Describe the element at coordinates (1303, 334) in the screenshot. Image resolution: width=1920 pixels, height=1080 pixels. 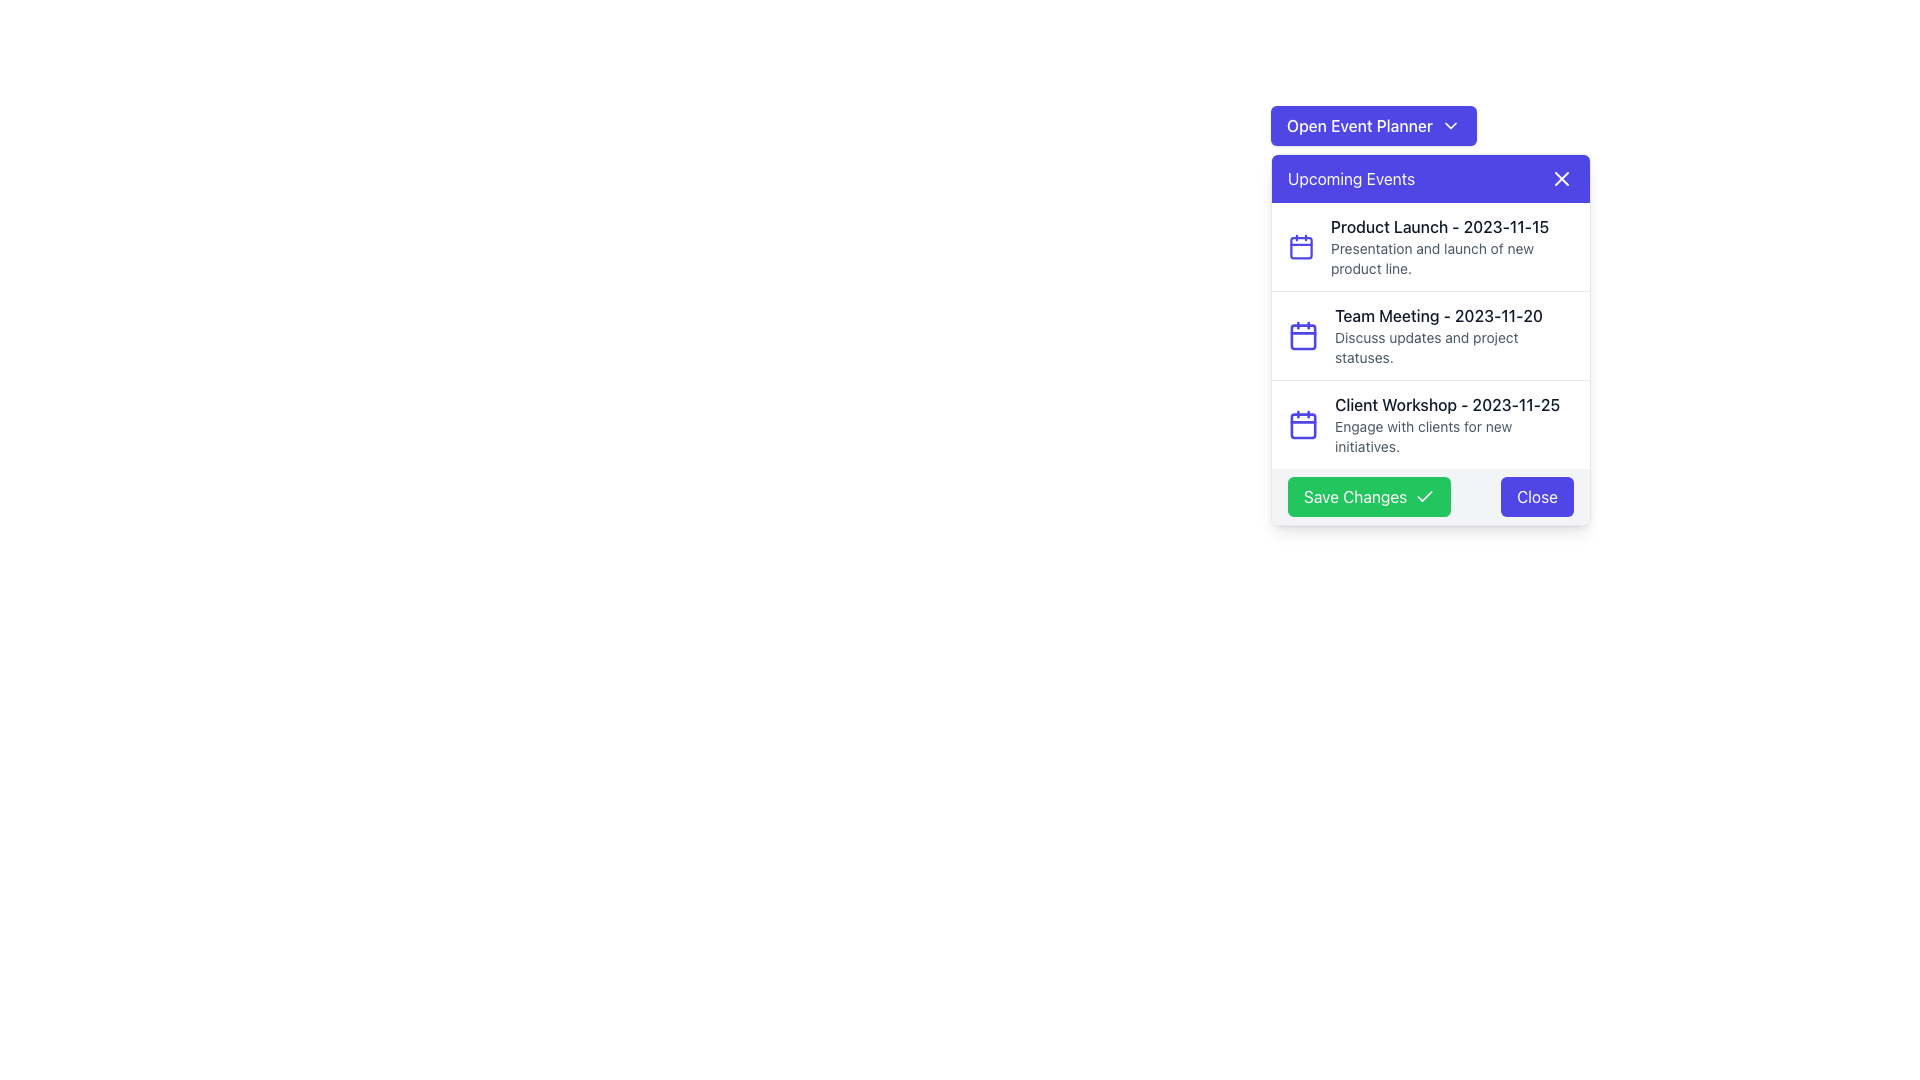
I see `the calendar icon representing the event date for 'Team Meeting - 2023-11-20' located in the middle section of the sidebar under 'Upcoming Events.'` at that location.